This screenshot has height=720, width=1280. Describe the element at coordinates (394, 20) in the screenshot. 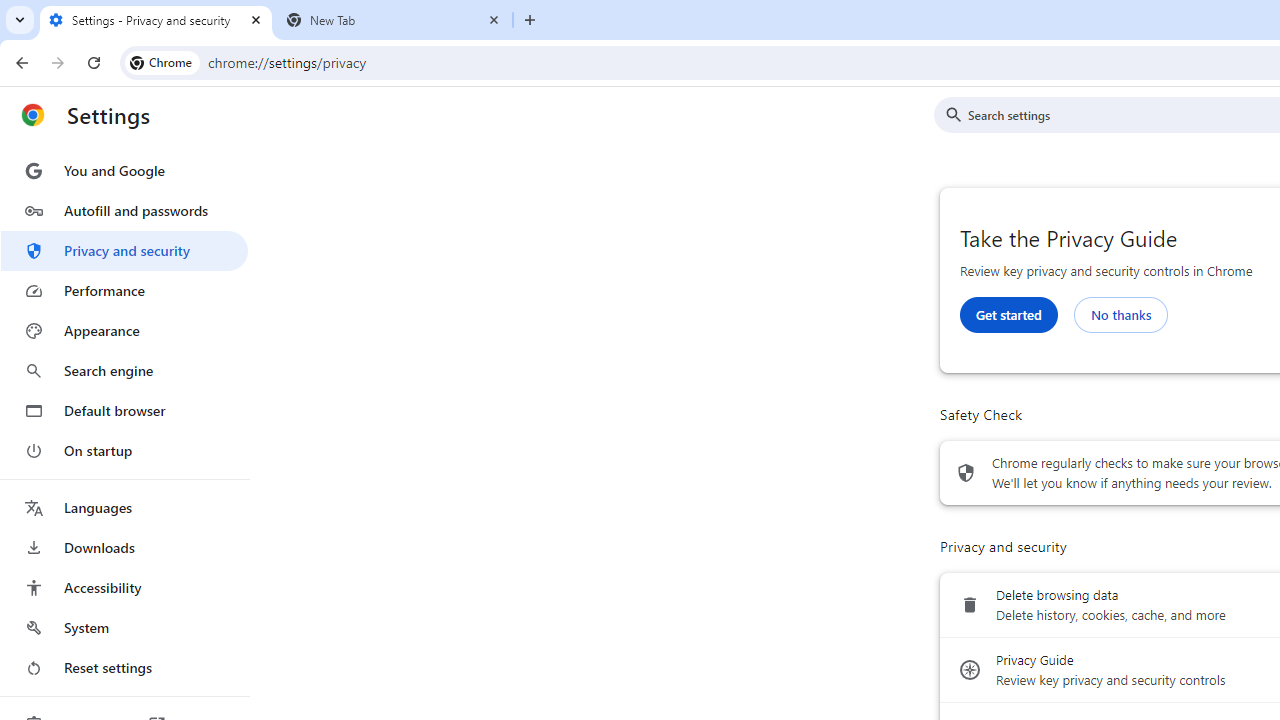

I see `'New Tab'` at that location.